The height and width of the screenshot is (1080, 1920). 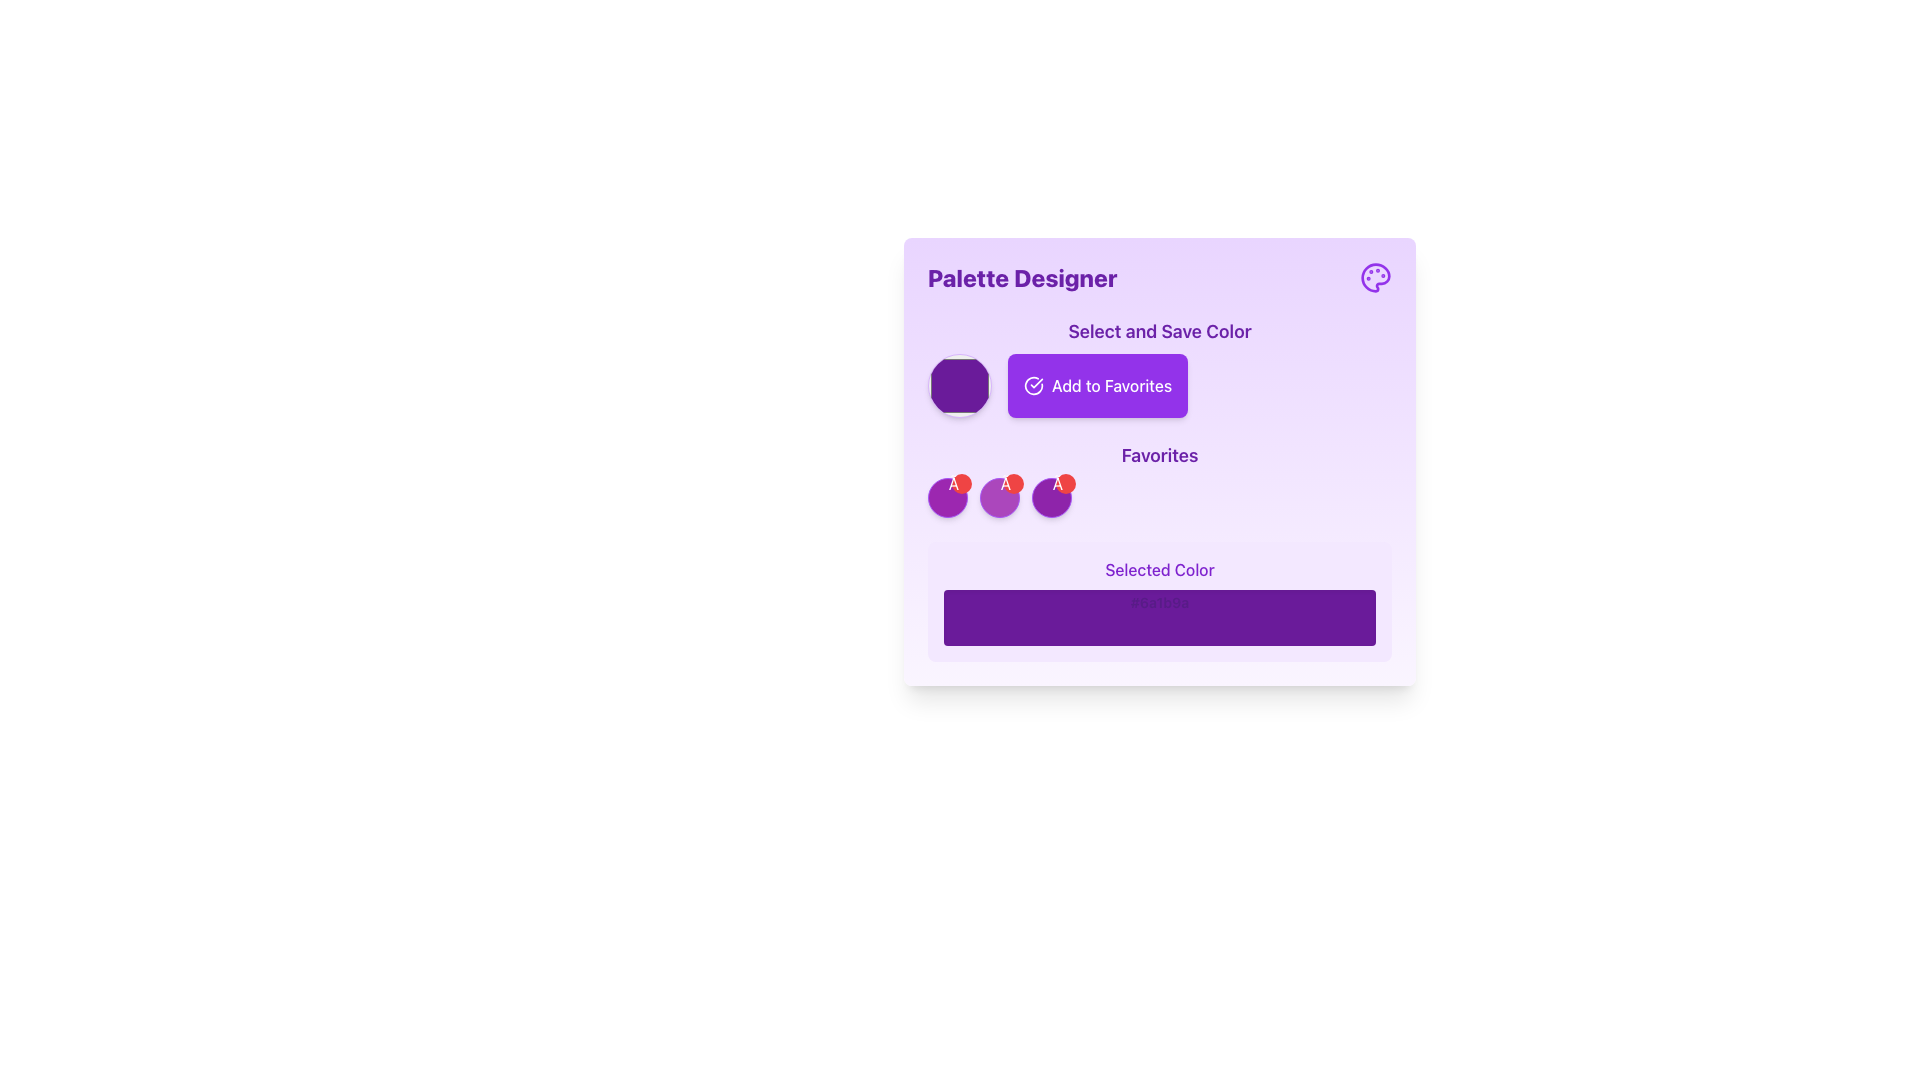 What do you see at coordinates (1160, 416) in the screenshot?
I see `the button located in the 'Select and Save Color' section` at bounding box center [1160, 416].